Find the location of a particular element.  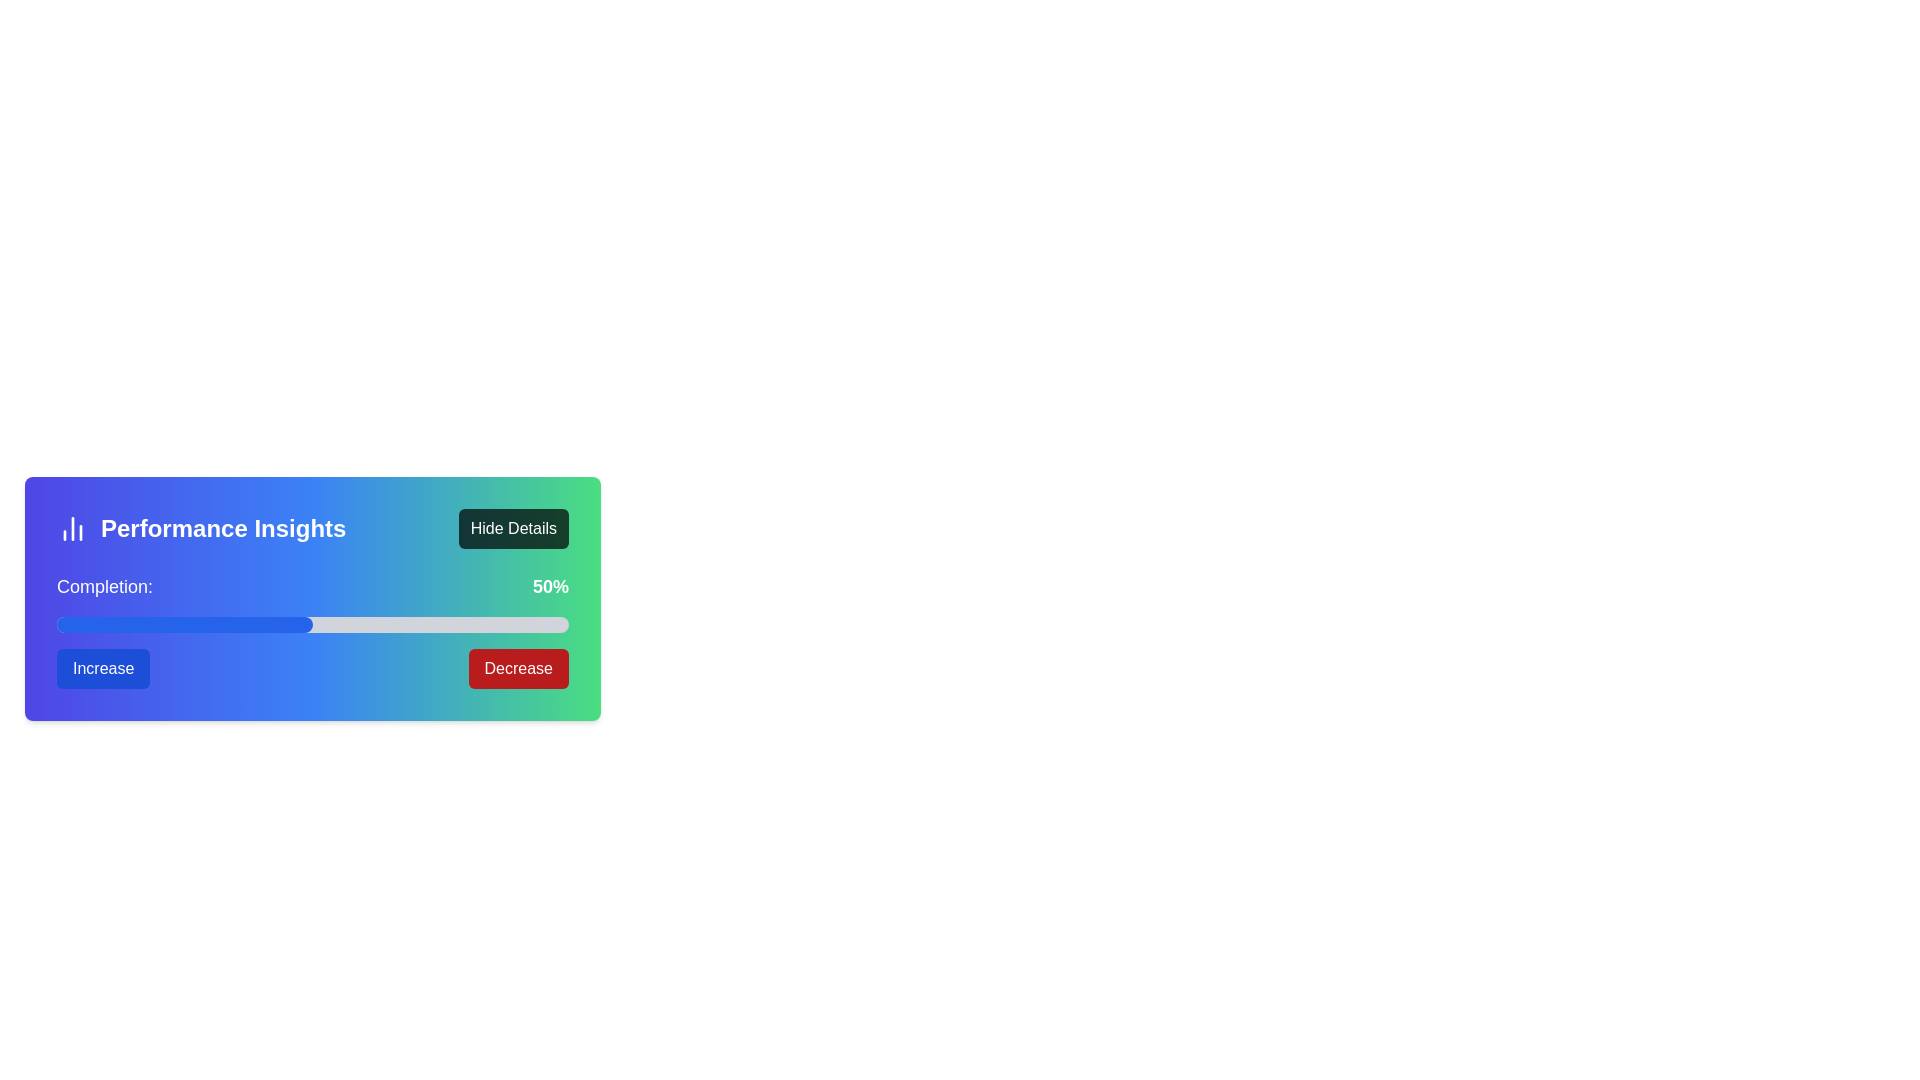

the 'Performance Insights' title in the header is located at coordinates (311, 527).